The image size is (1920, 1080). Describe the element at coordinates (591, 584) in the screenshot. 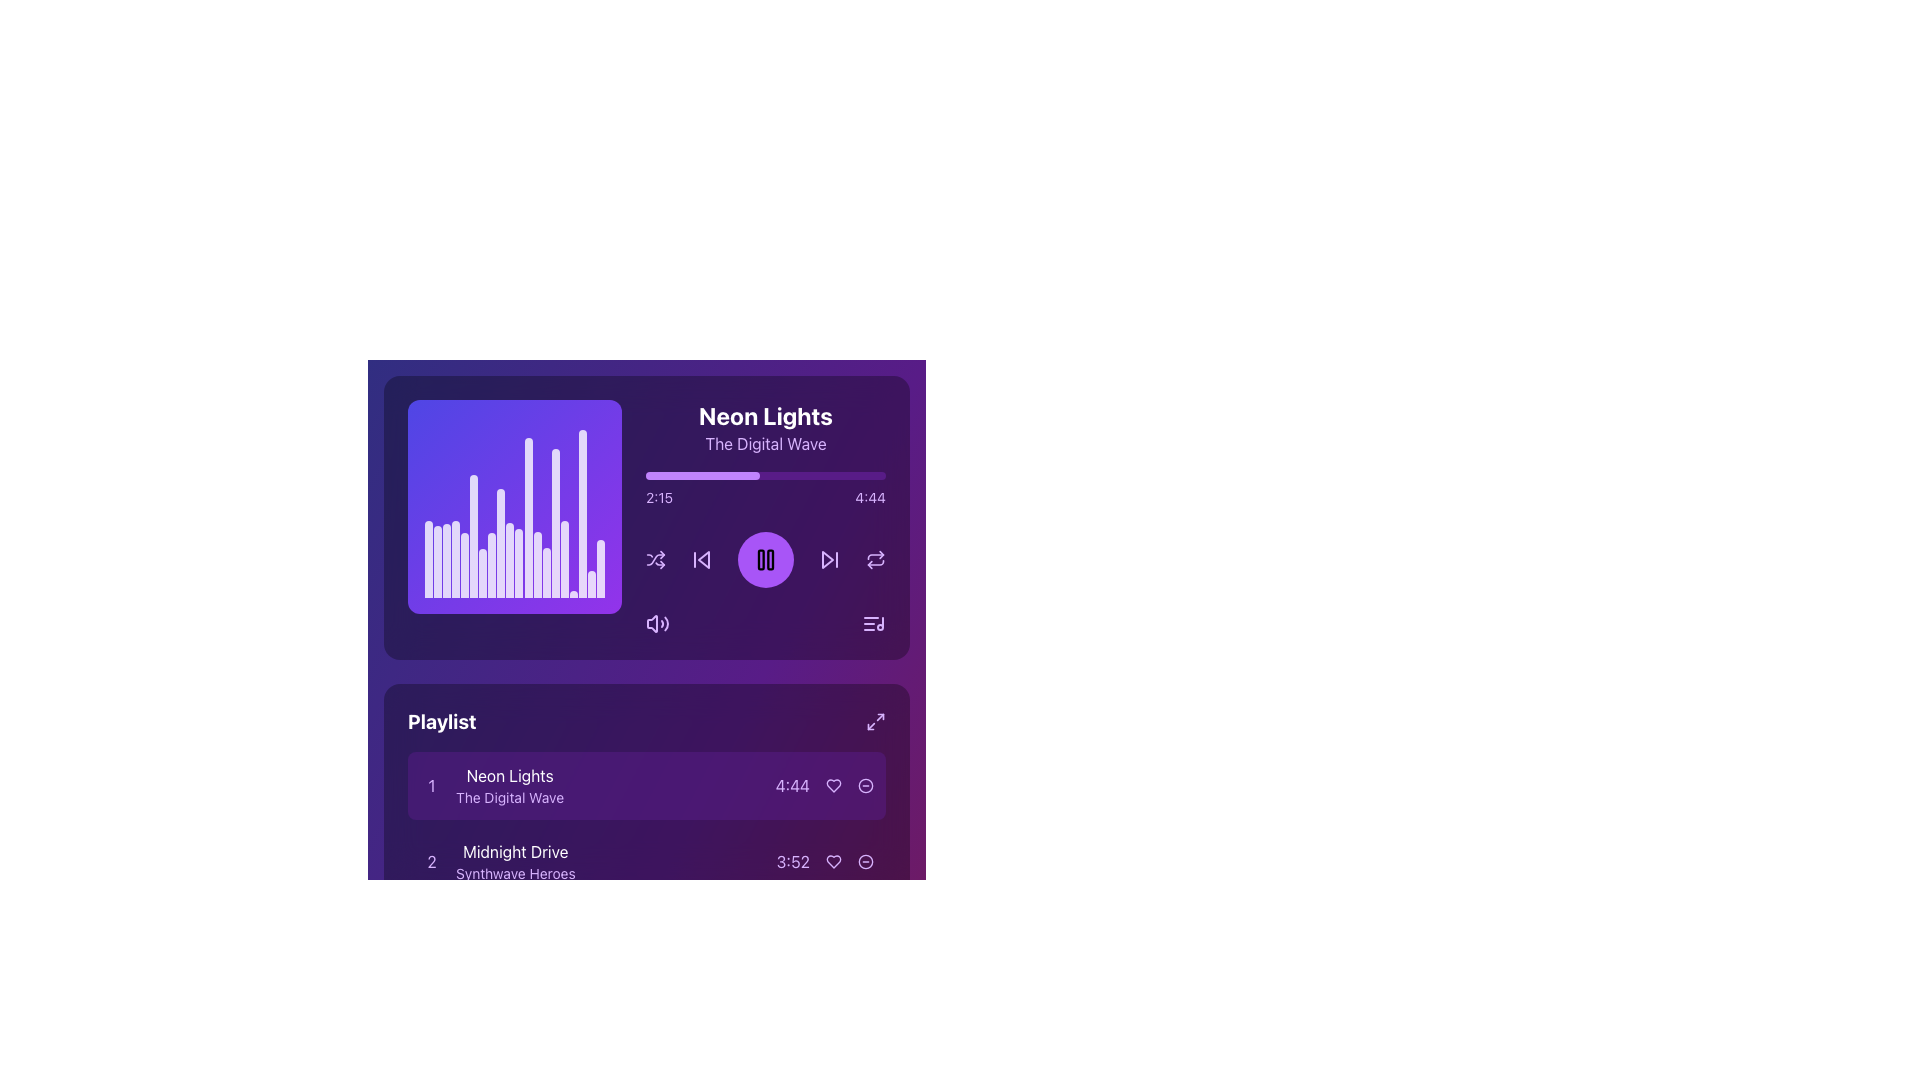

I see `the visual behavior of the last vertical bar in the audio visualization bar graph, which is a thin, semi-transparent white bar with a rounded top` at that location.